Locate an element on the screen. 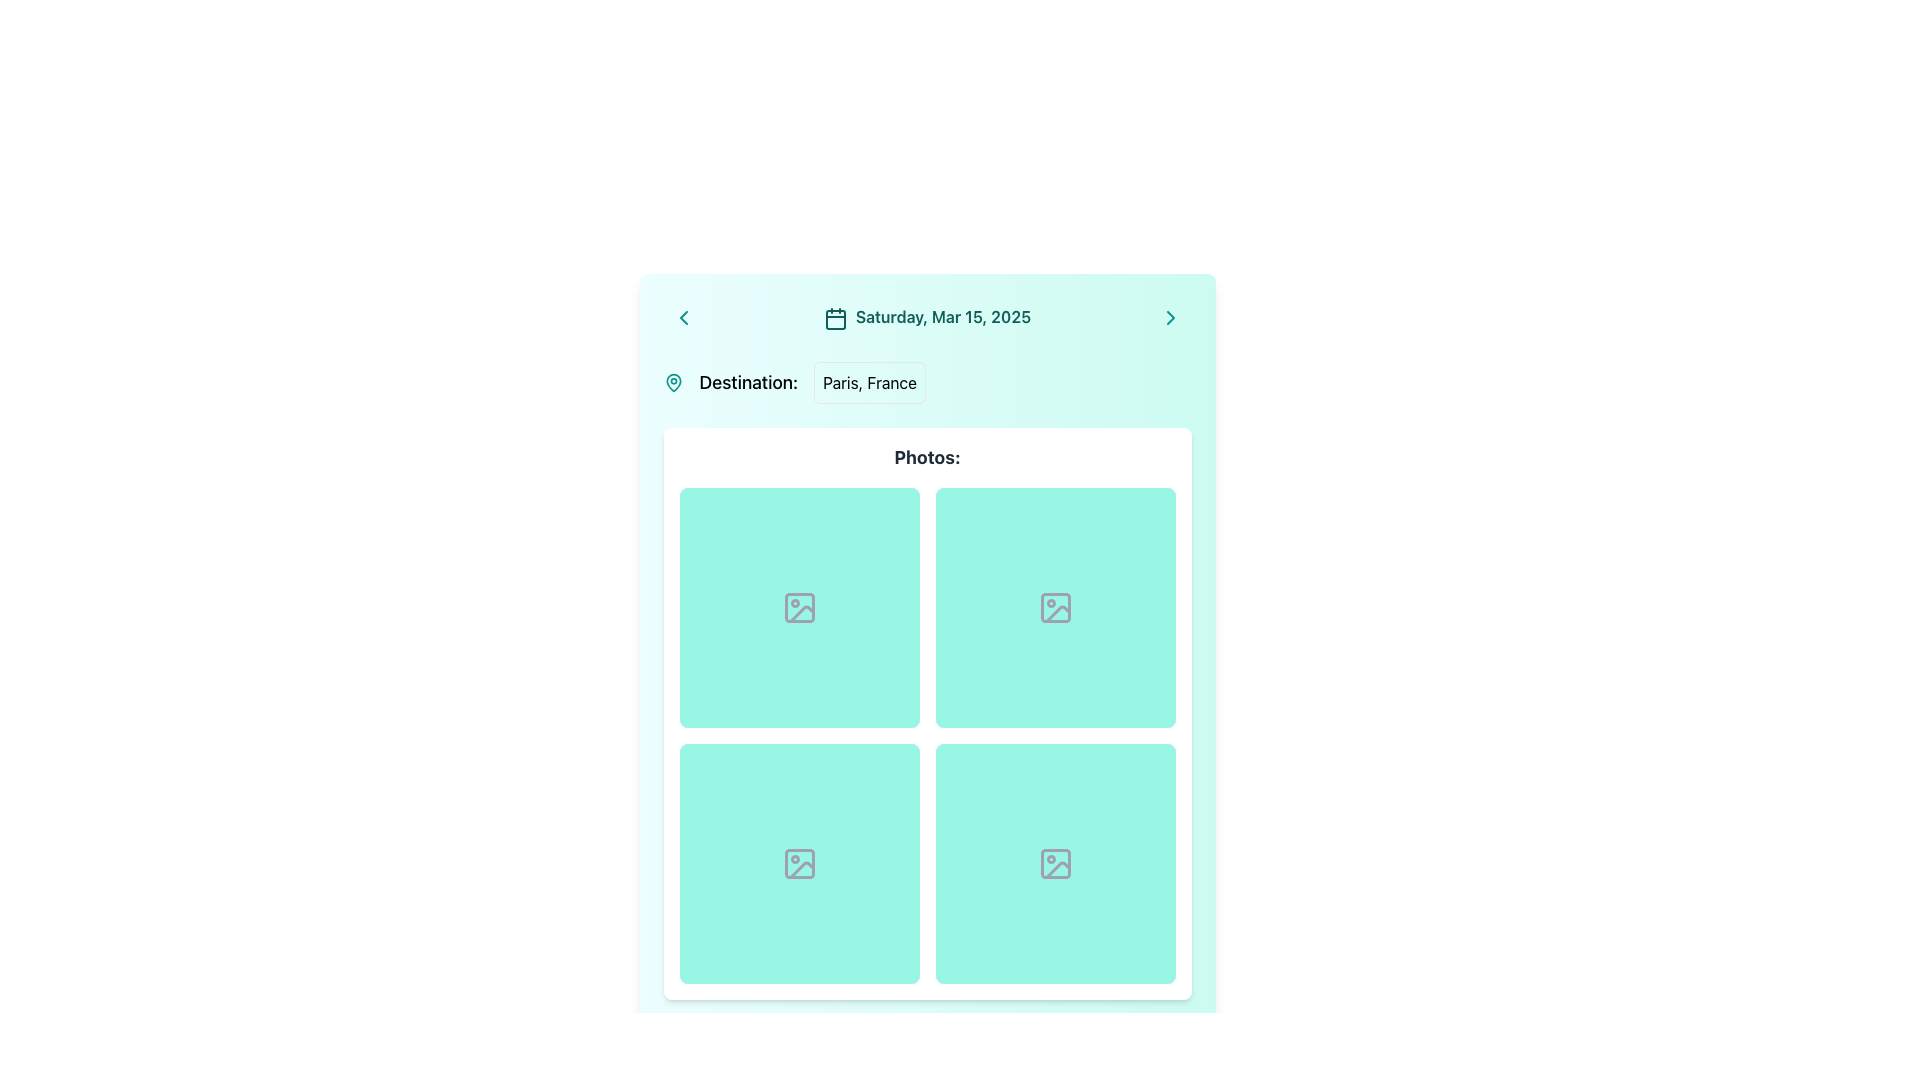  the destination icon located to the left of the 'Destination:' text, which visually signifies a location or destination is located at coordinates (673, 382).